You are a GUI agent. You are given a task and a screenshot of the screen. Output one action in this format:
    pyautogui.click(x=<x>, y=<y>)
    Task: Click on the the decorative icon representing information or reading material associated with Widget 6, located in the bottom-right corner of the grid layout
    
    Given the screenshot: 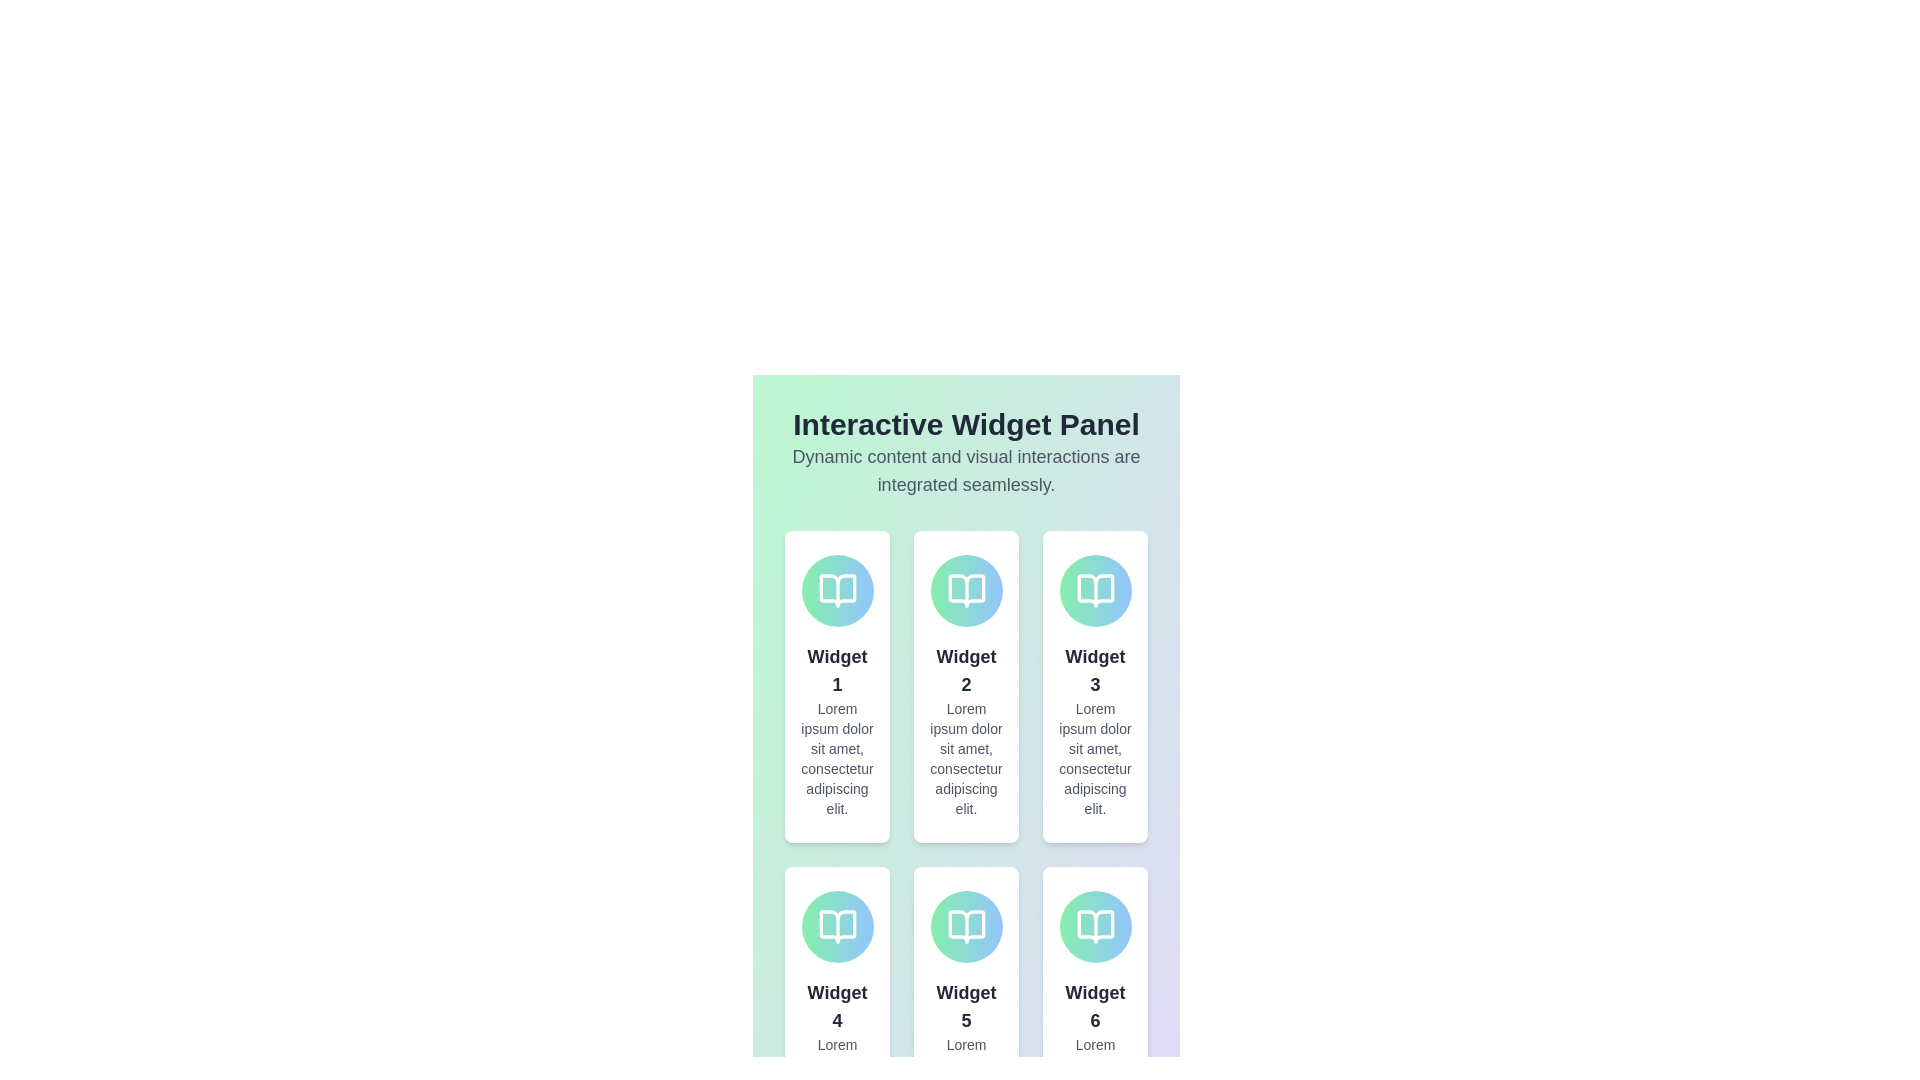 What is the action you would take?
    pyautogui.click(x=1094, y=926)
    